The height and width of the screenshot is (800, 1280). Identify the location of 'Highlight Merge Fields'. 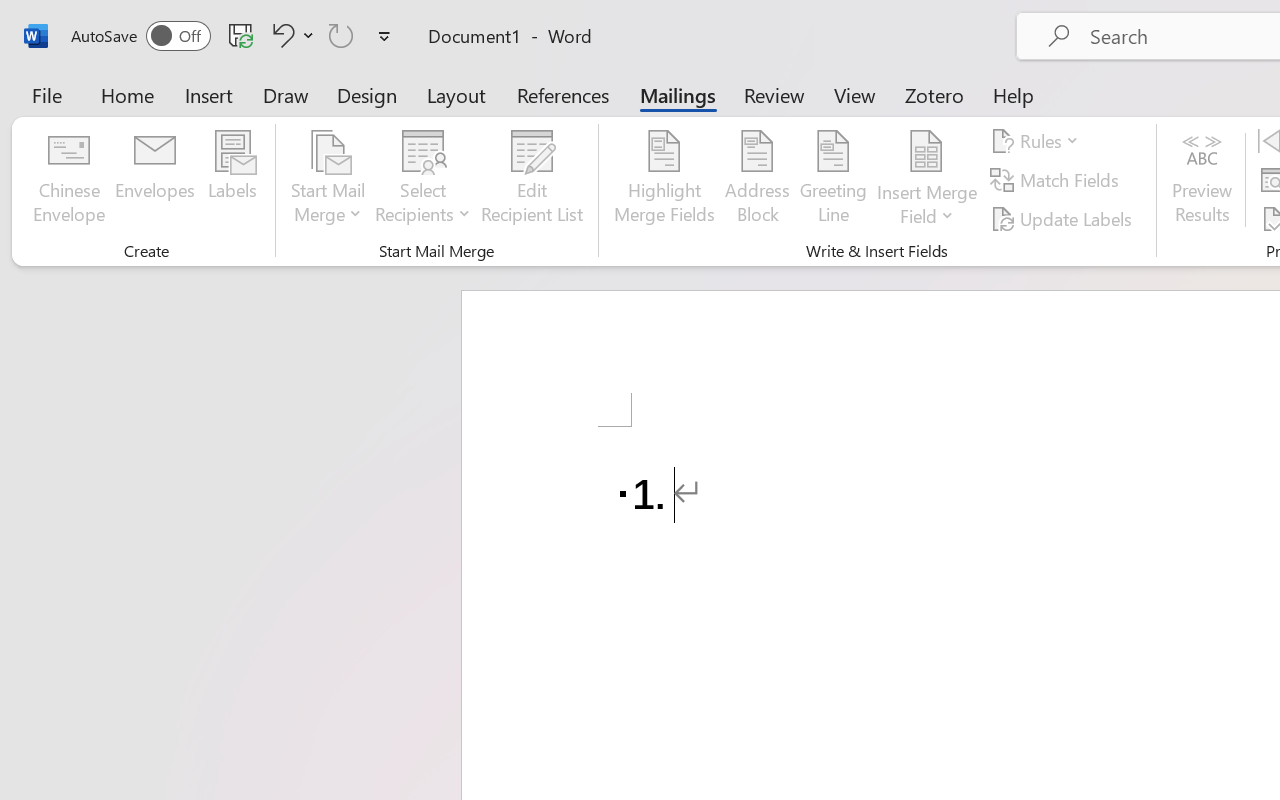
(664, 179).